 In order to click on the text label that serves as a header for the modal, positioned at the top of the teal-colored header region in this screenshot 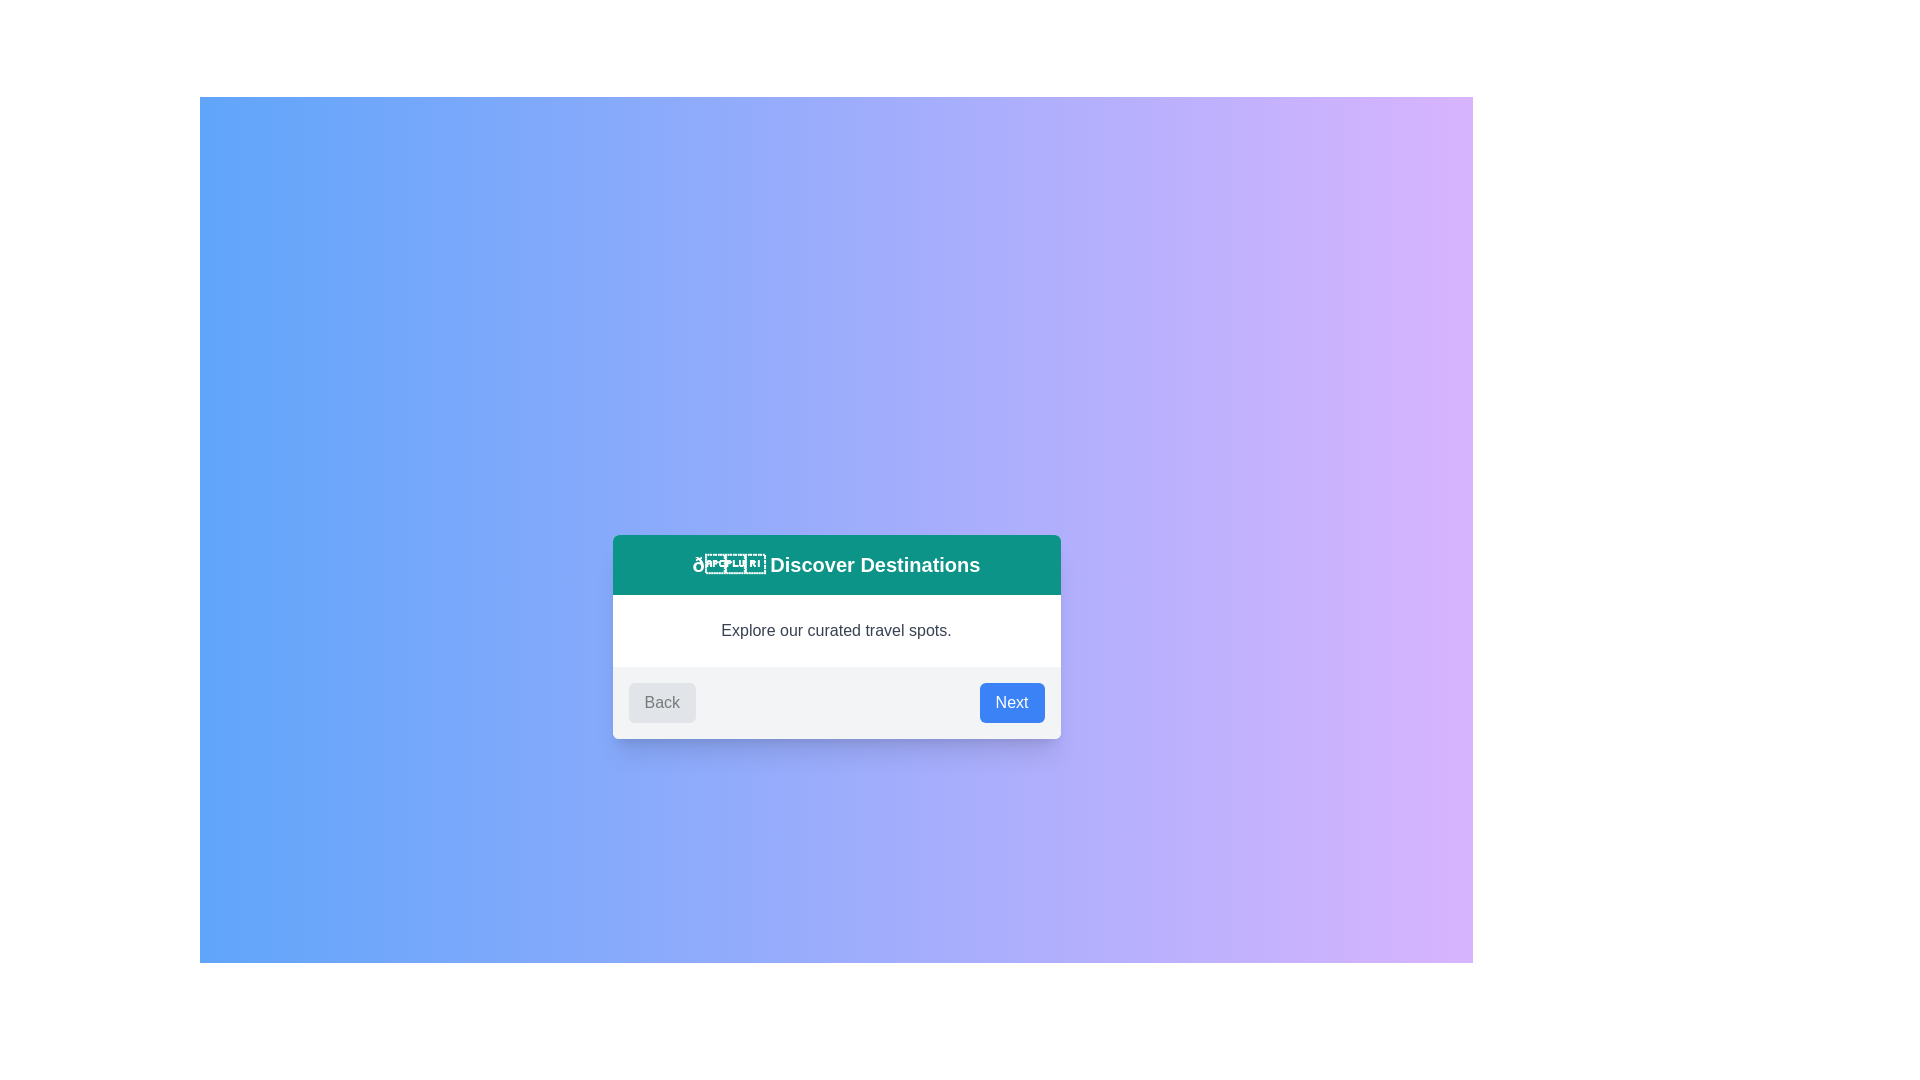, I will do `click(836, 564)`.